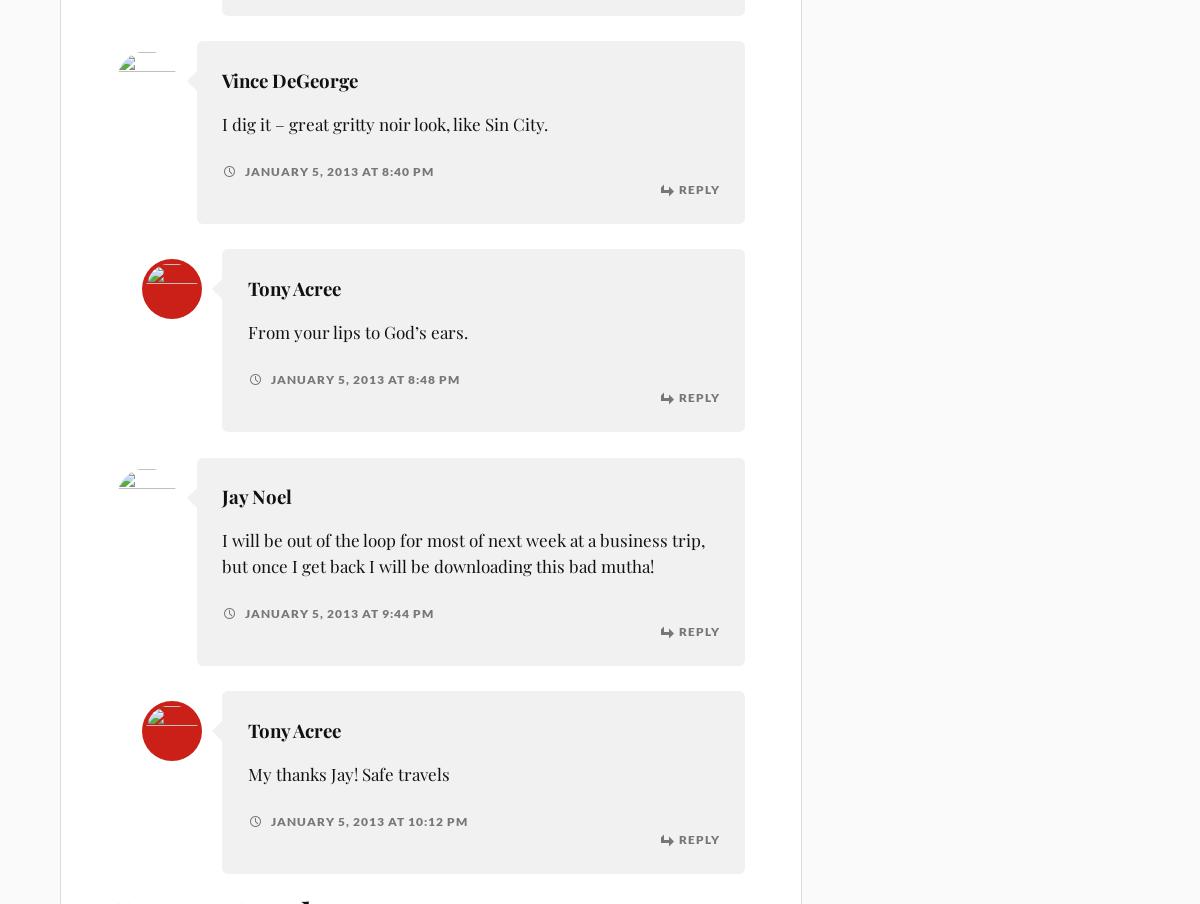  What do you see at coordinates (384, 122) in the screenshot?
I see `'I dig it – great gritty noir look, like Sin City.'` at bounding box center [384, 122].